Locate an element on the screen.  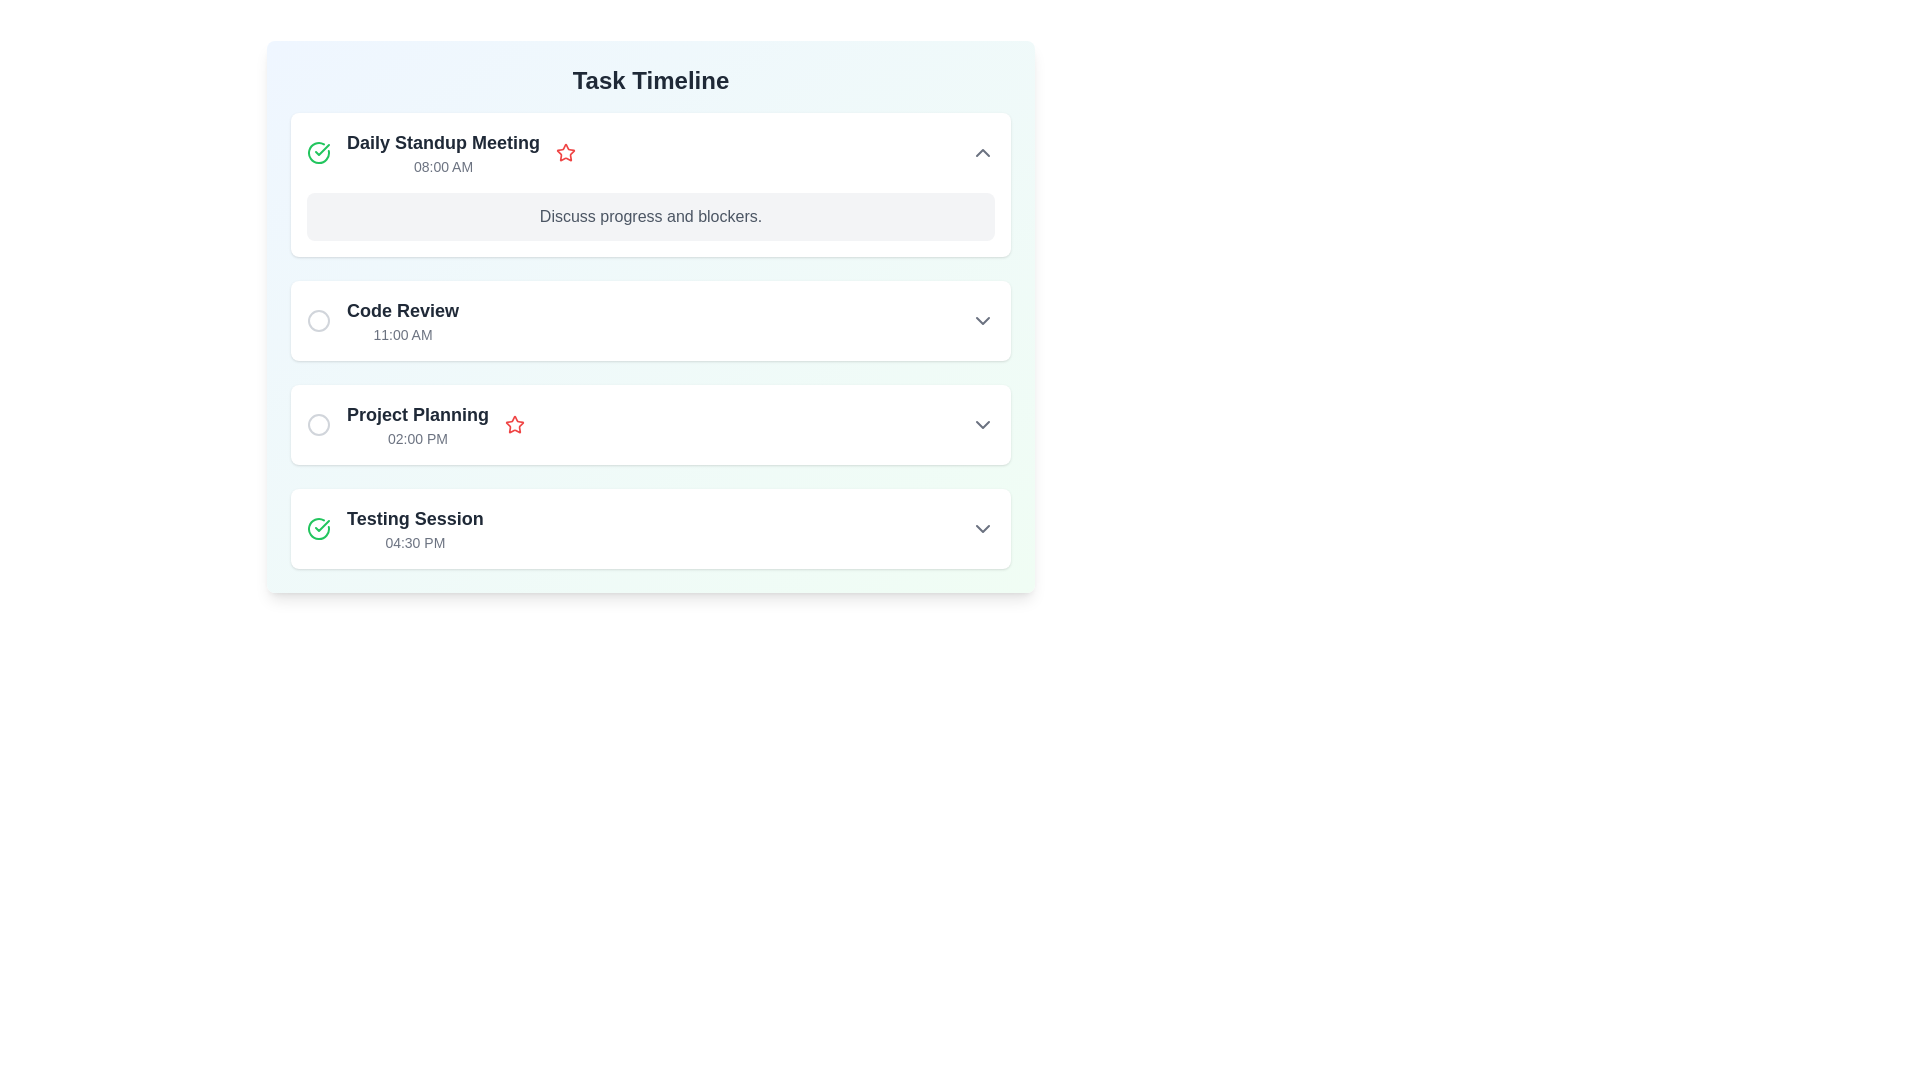
textual content of the label displaying 'Daily Standup Meeting', which is bold and aligned to the left at the top of the task list section under the 'Task Timeline' header is located at coordinates (442, 141).